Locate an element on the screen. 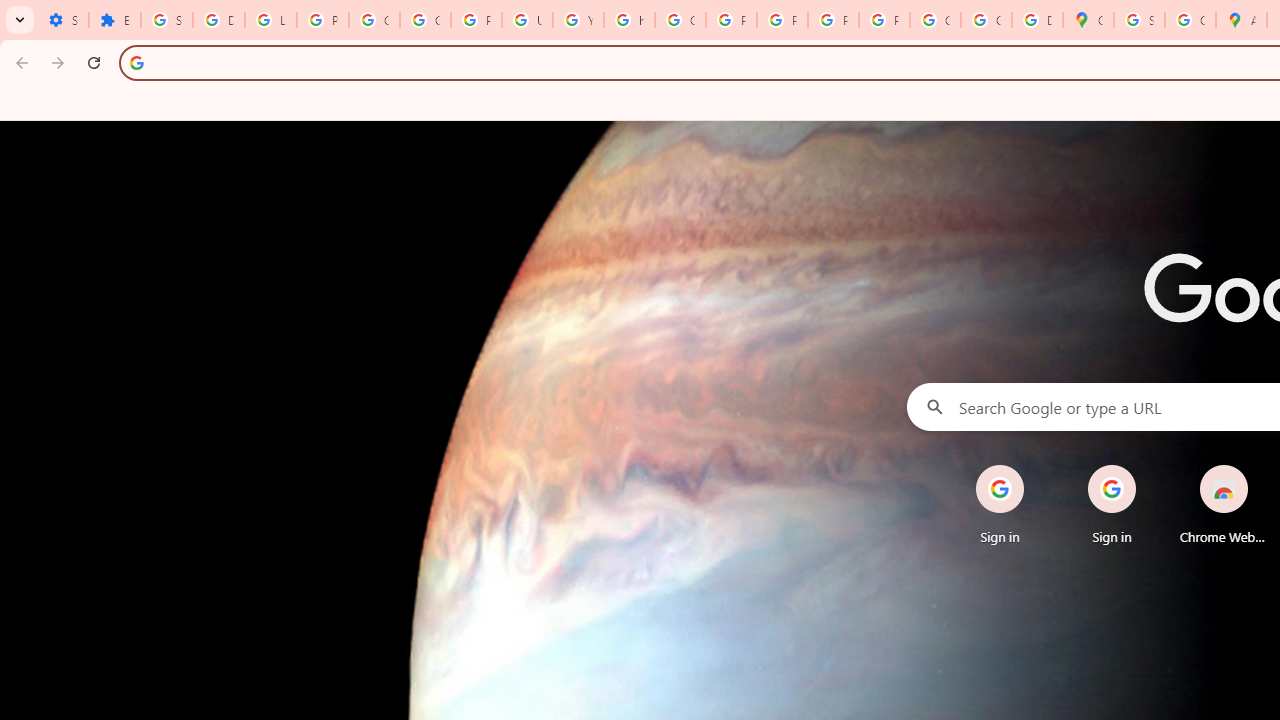  'Settings - On startup' is located at coordinates (63, 20).